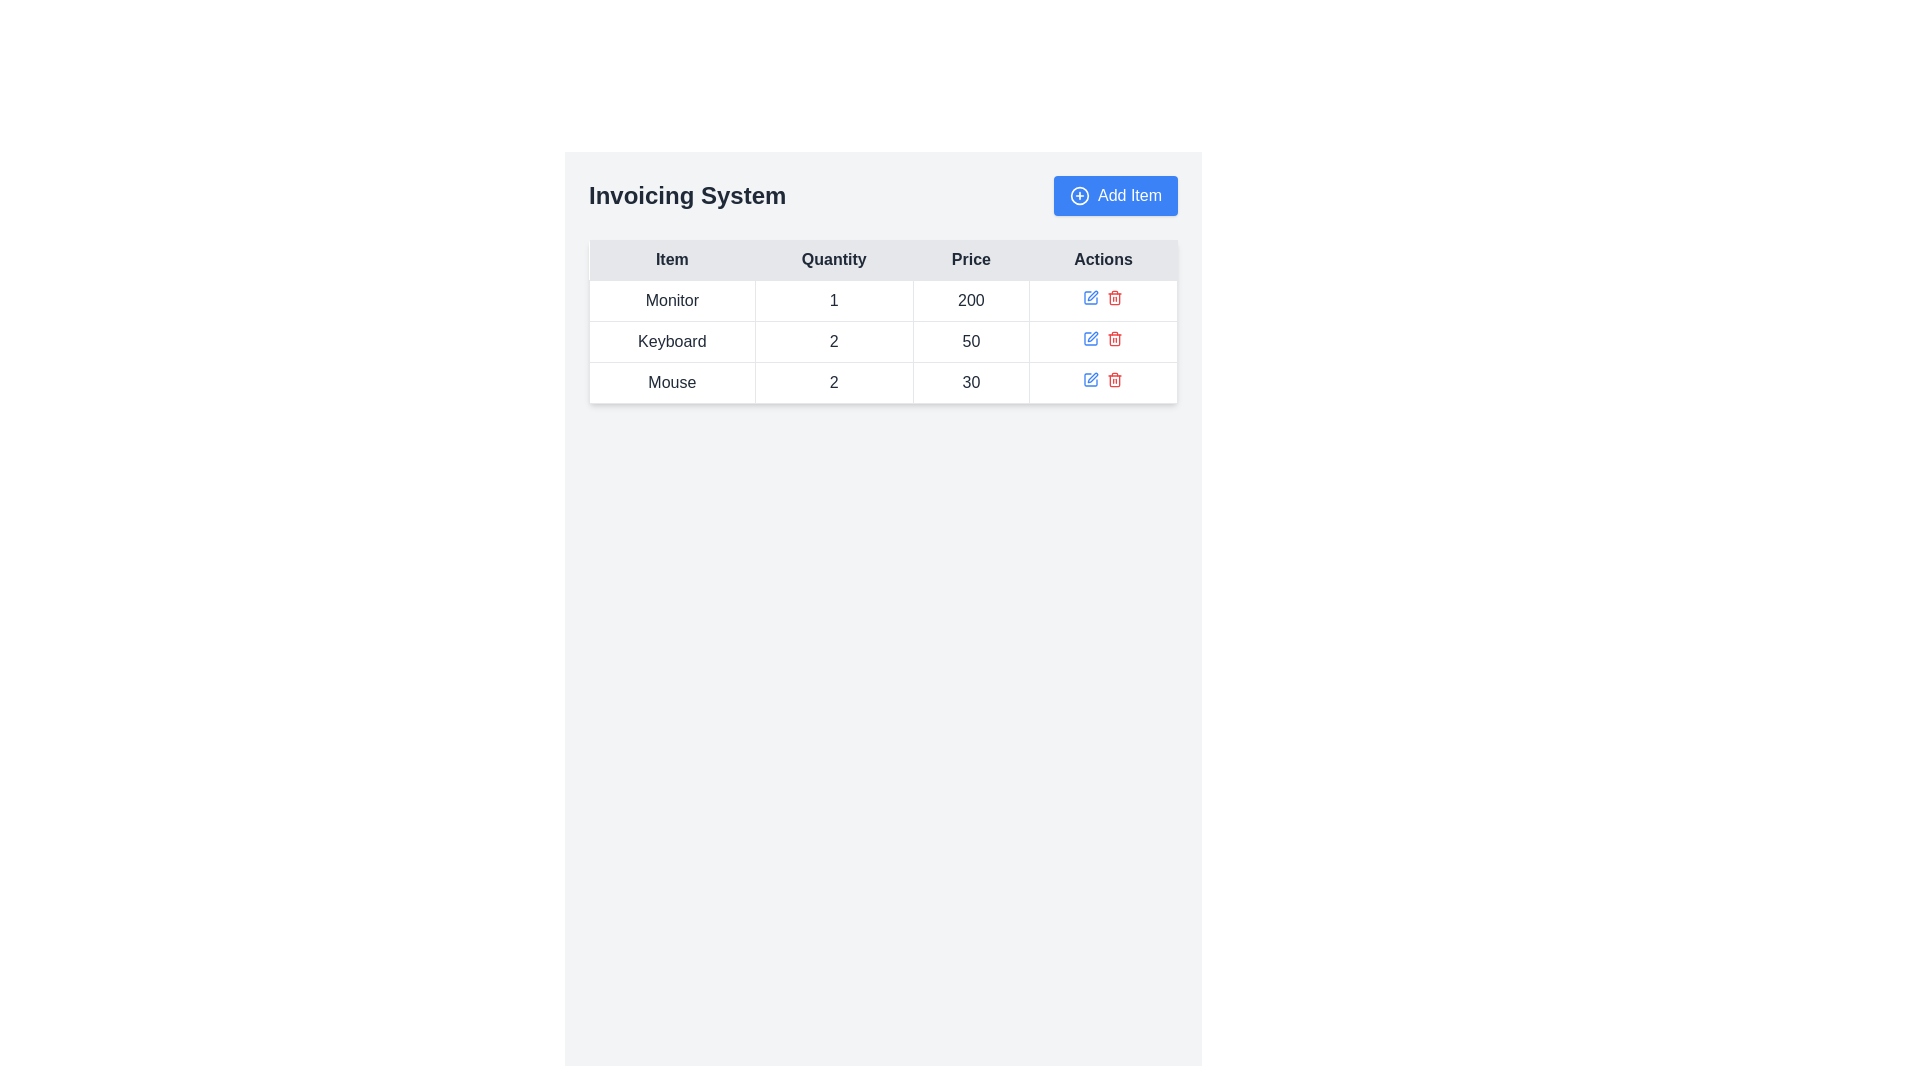 Image resolution: width=1920 pixels, height=1080 pixels. I want to click on the first row of the invoice table displaying details for the item 'Monitor', so click(882, 300).